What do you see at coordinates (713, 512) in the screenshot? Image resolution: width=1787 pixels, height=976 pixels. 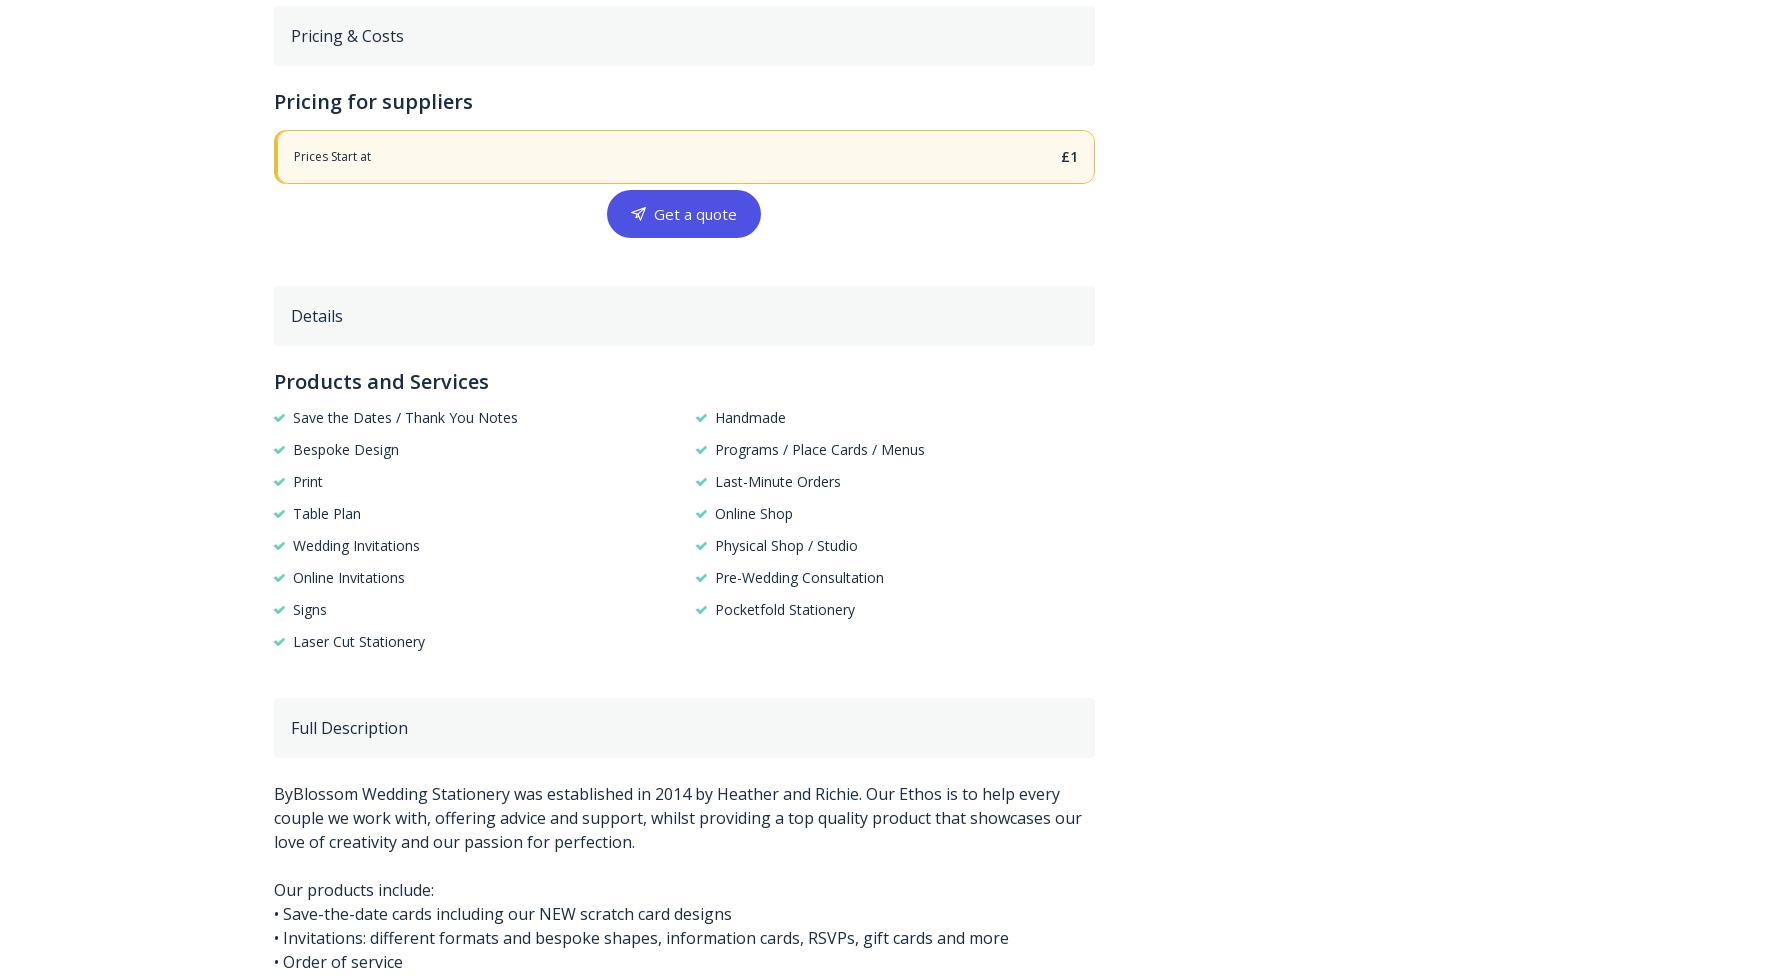 I see `'Online Shop'` at bounding box center [713, 512].